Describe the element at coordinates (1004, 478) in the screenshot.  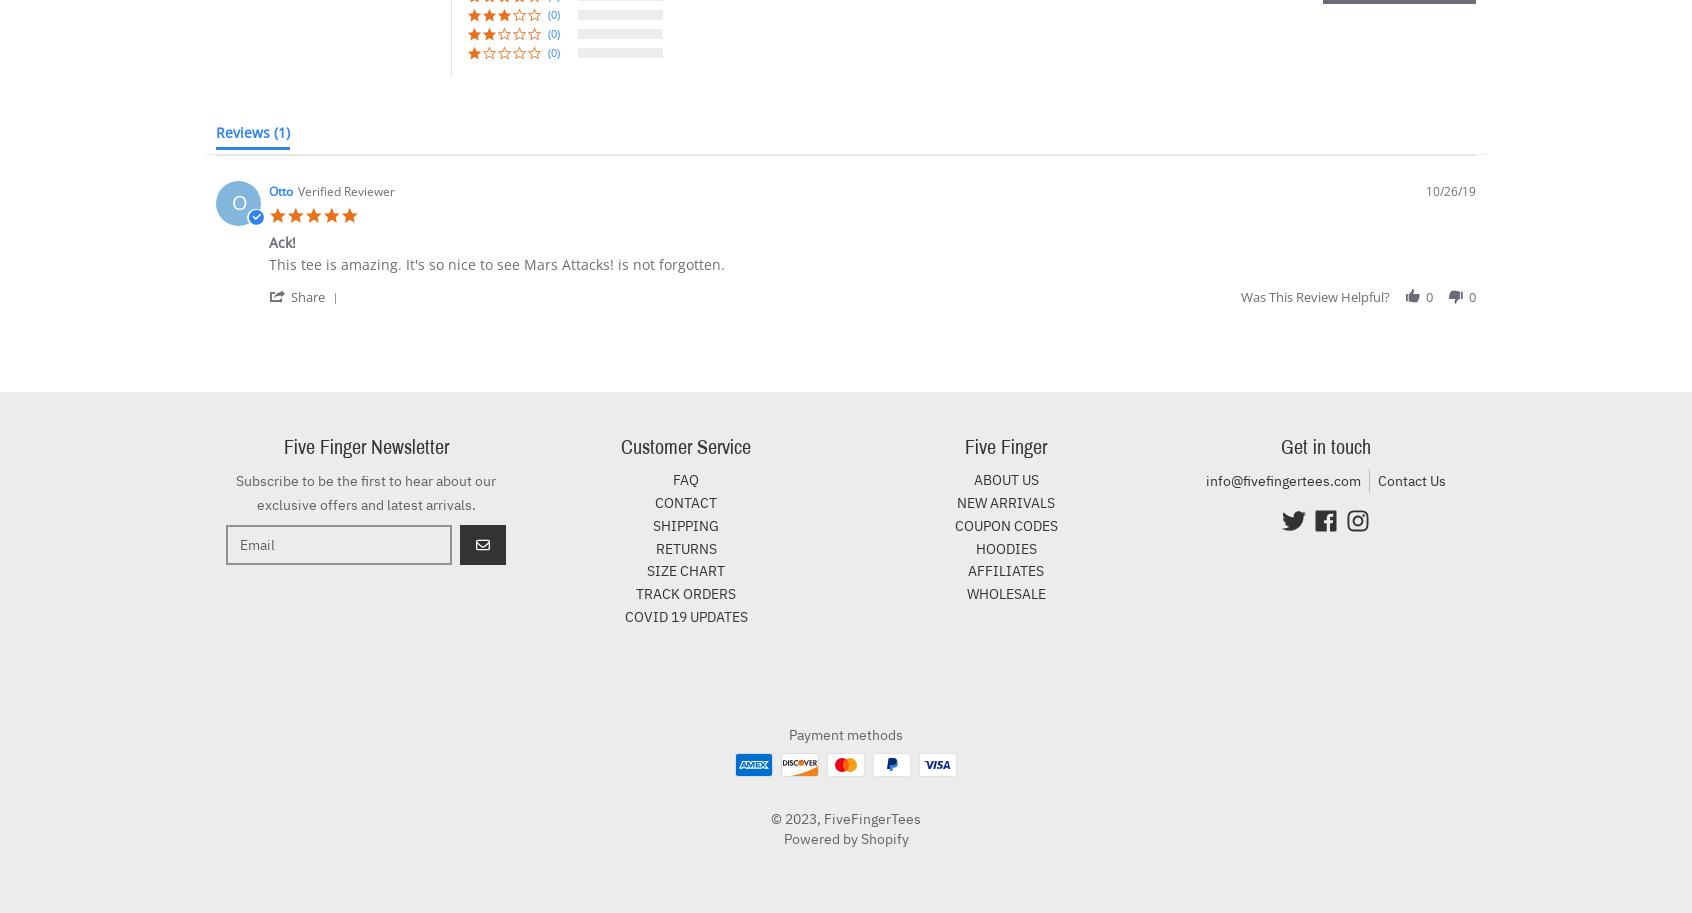
I see `'ABOUT US'` at that location.